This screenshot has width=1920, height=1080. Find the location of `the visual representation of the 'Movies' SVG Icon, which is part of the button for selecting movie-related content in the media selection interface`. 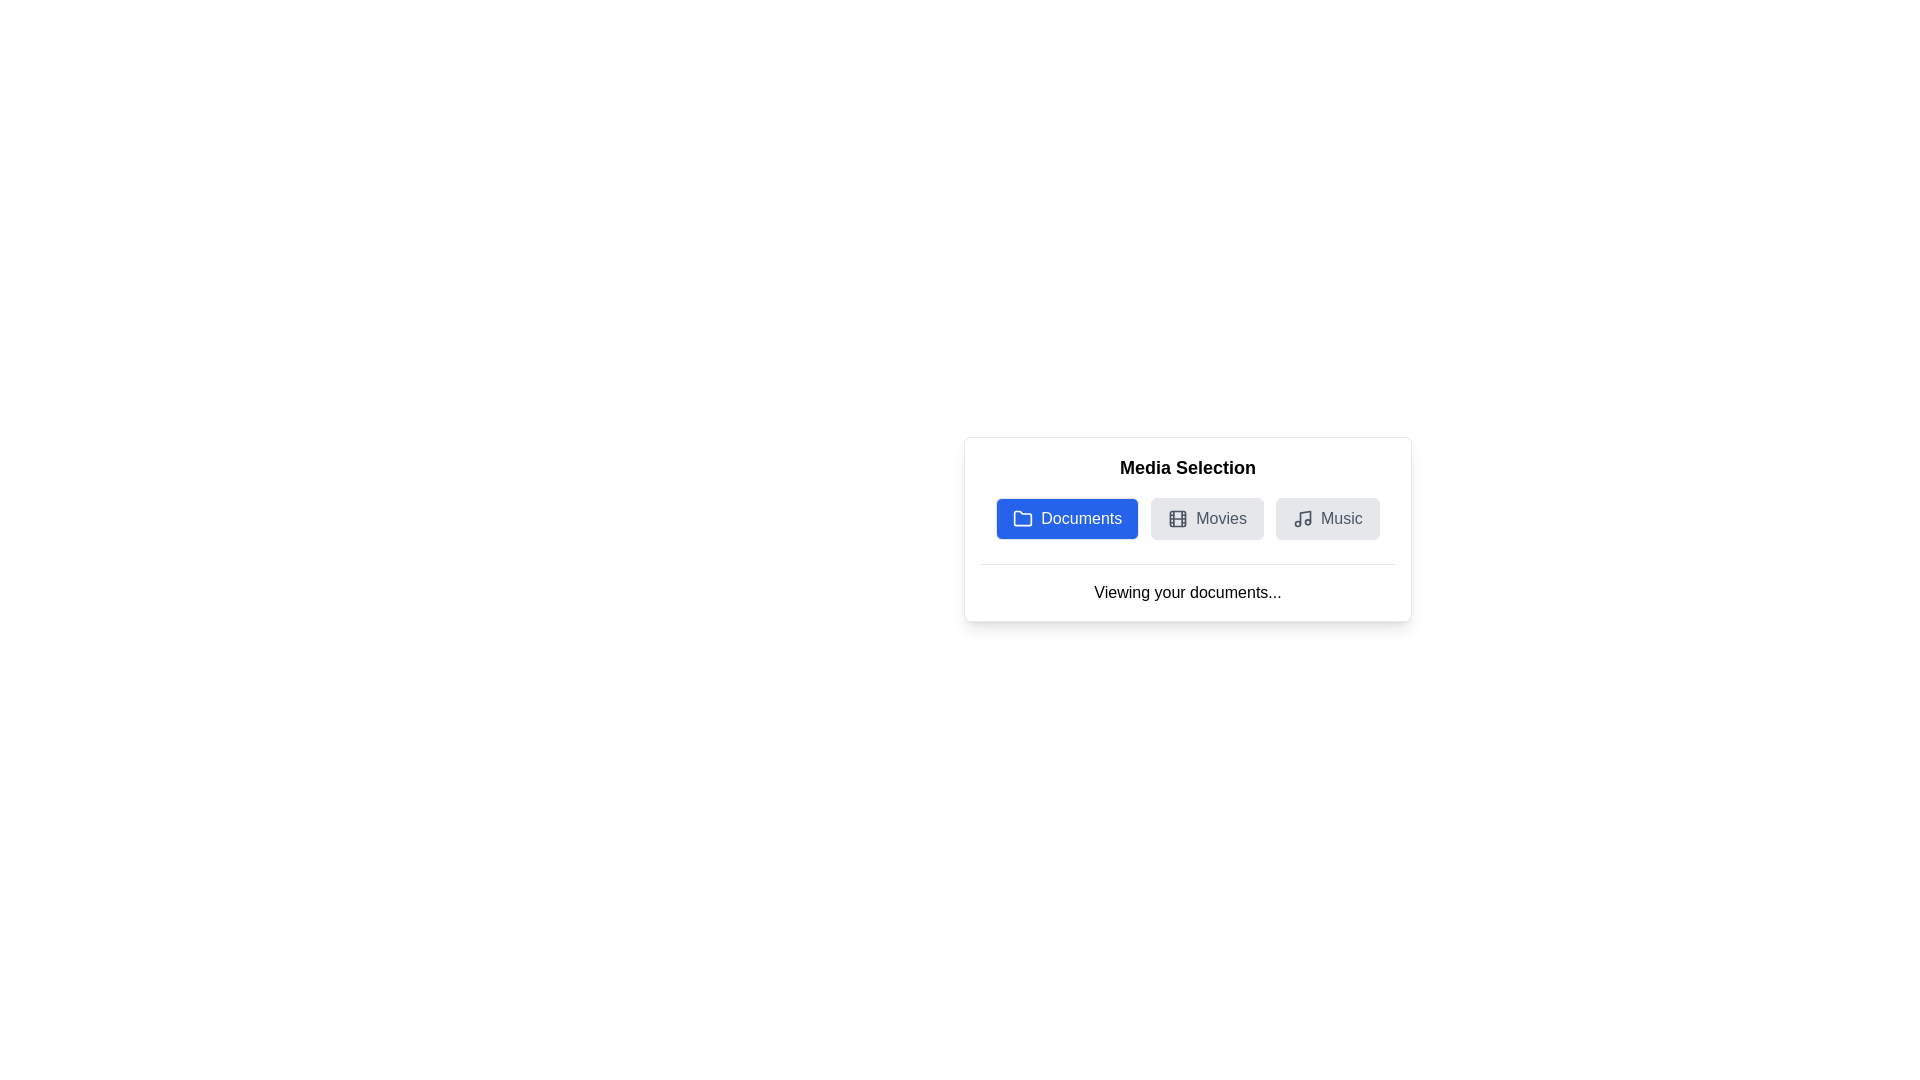

the visual representation of the 'Movies' SVG Icon, which is part of the button for selecting movie-related content in the media selection interface is located at coordinates (1178, 518).